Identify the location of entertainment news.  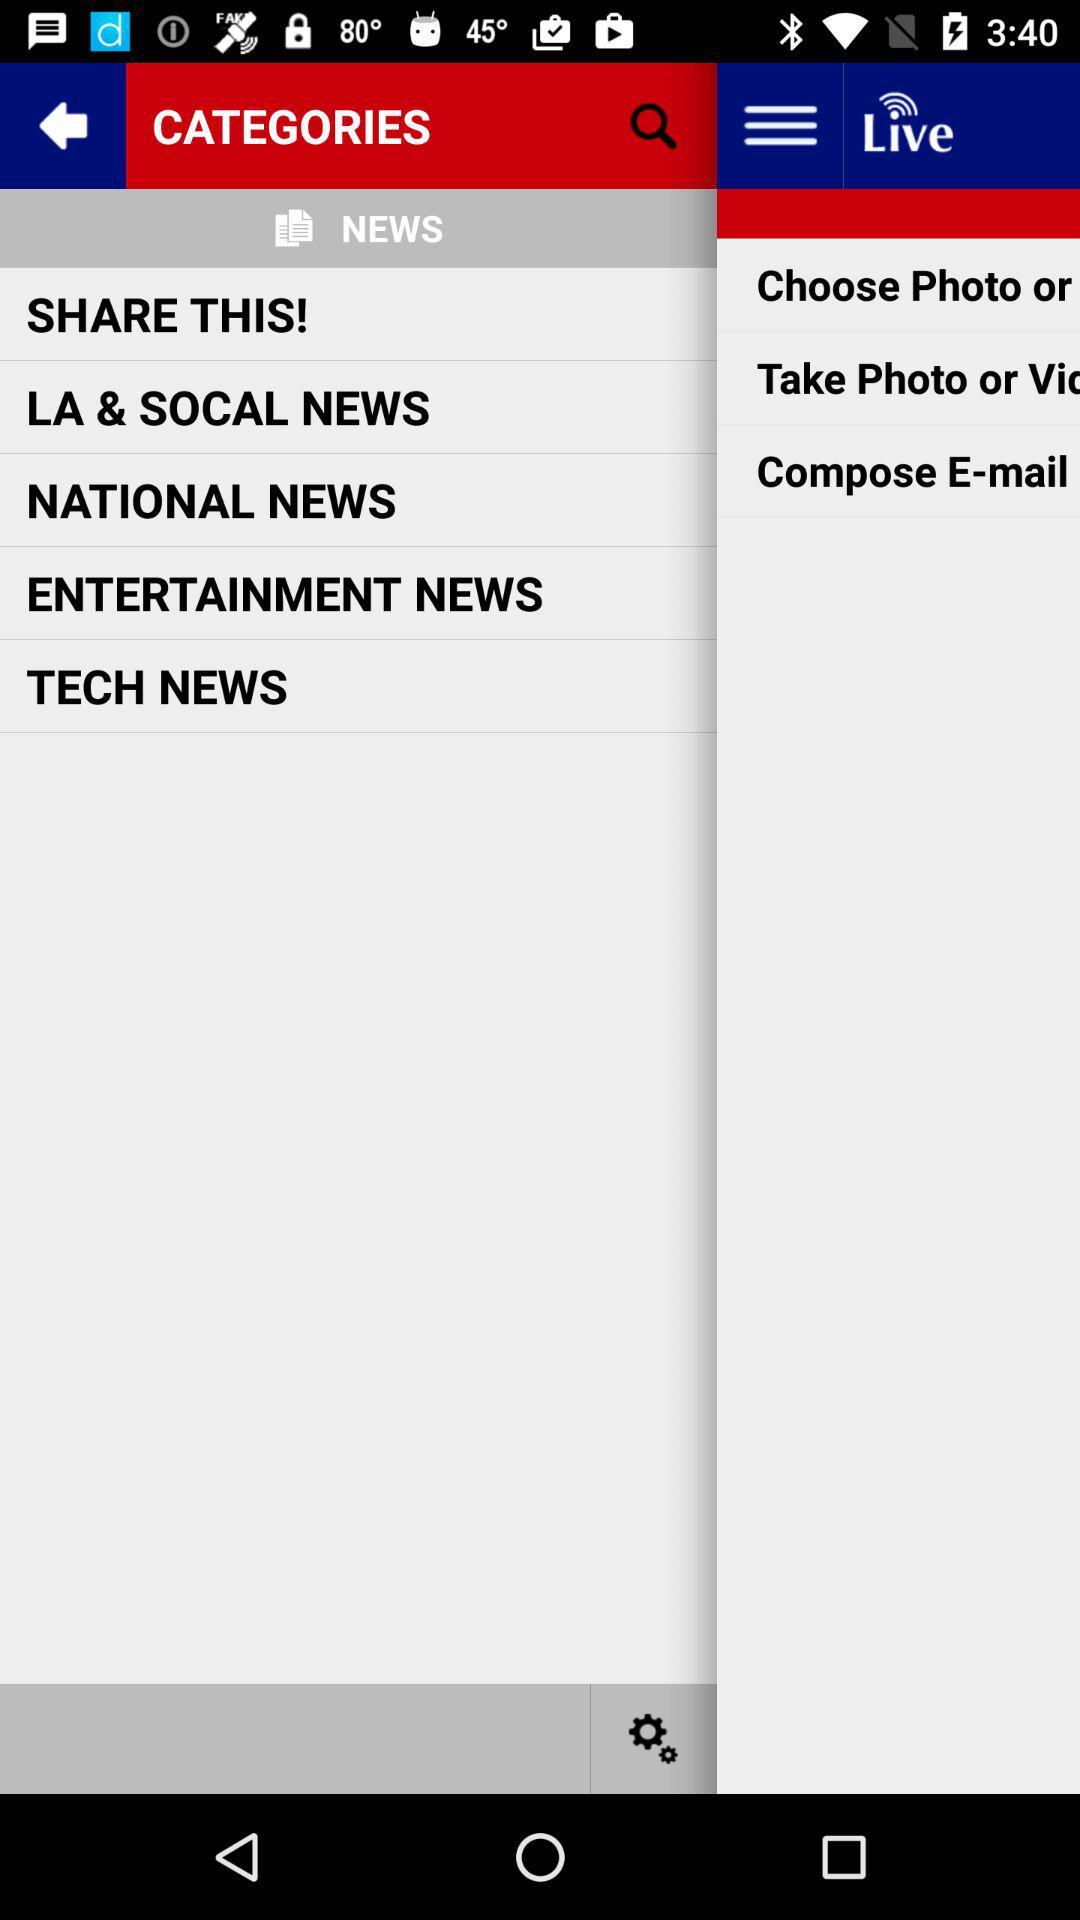
(285, 591).